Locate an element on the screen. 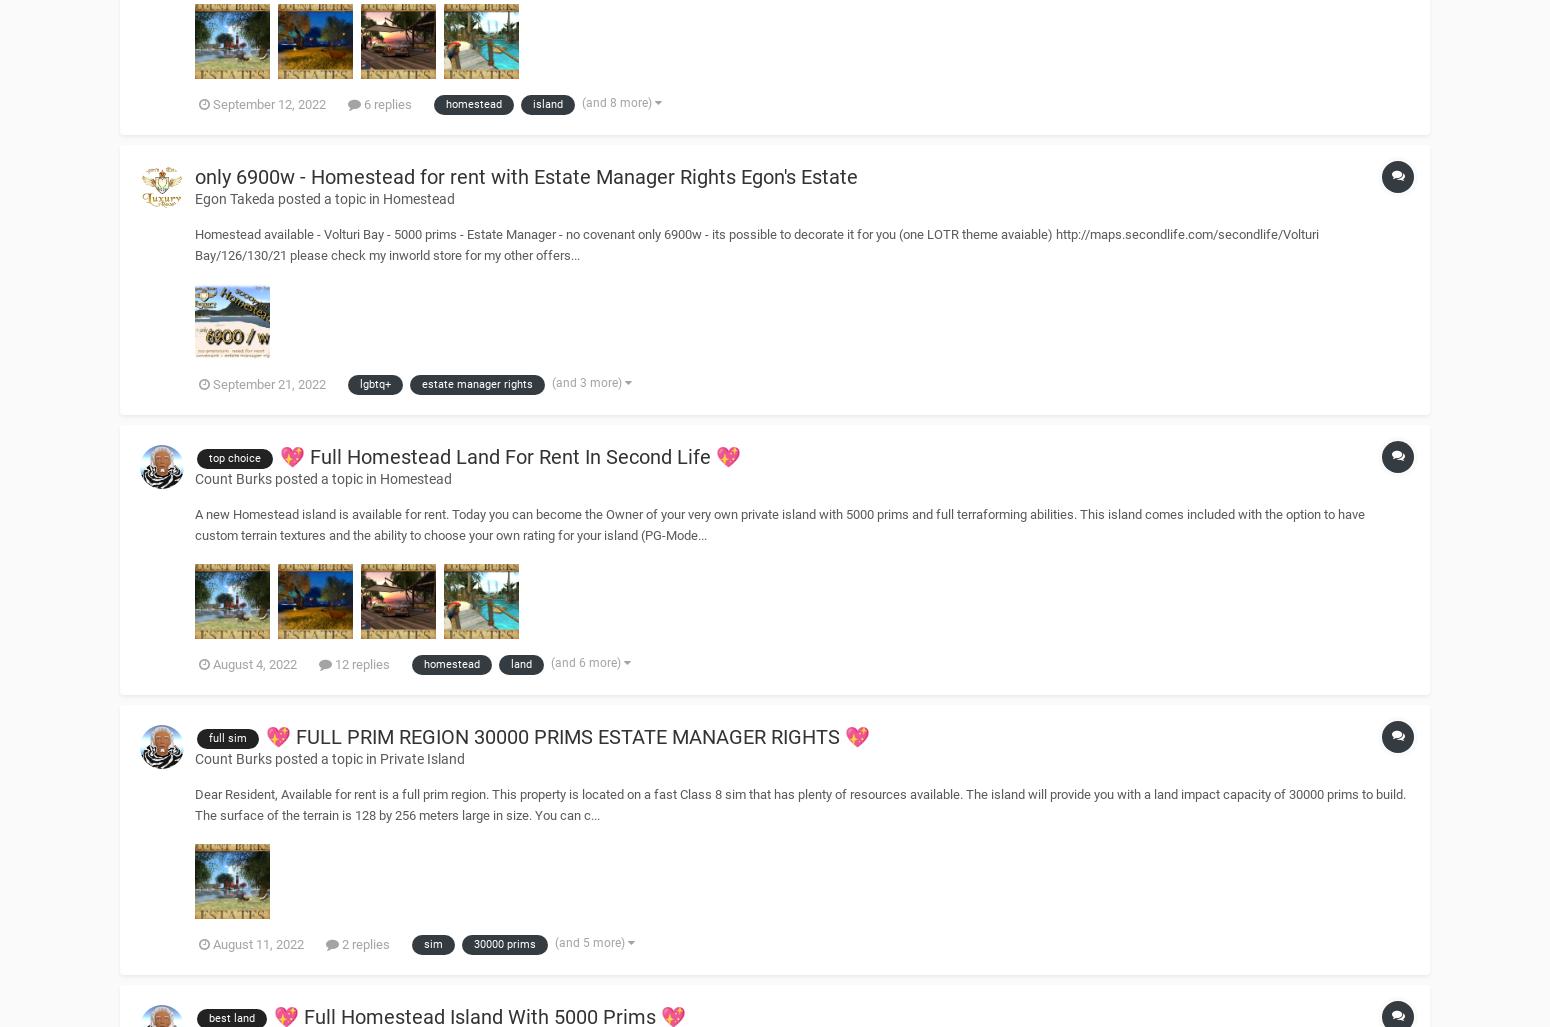  '(and 8 more)' is located at coordinates (582, 100).